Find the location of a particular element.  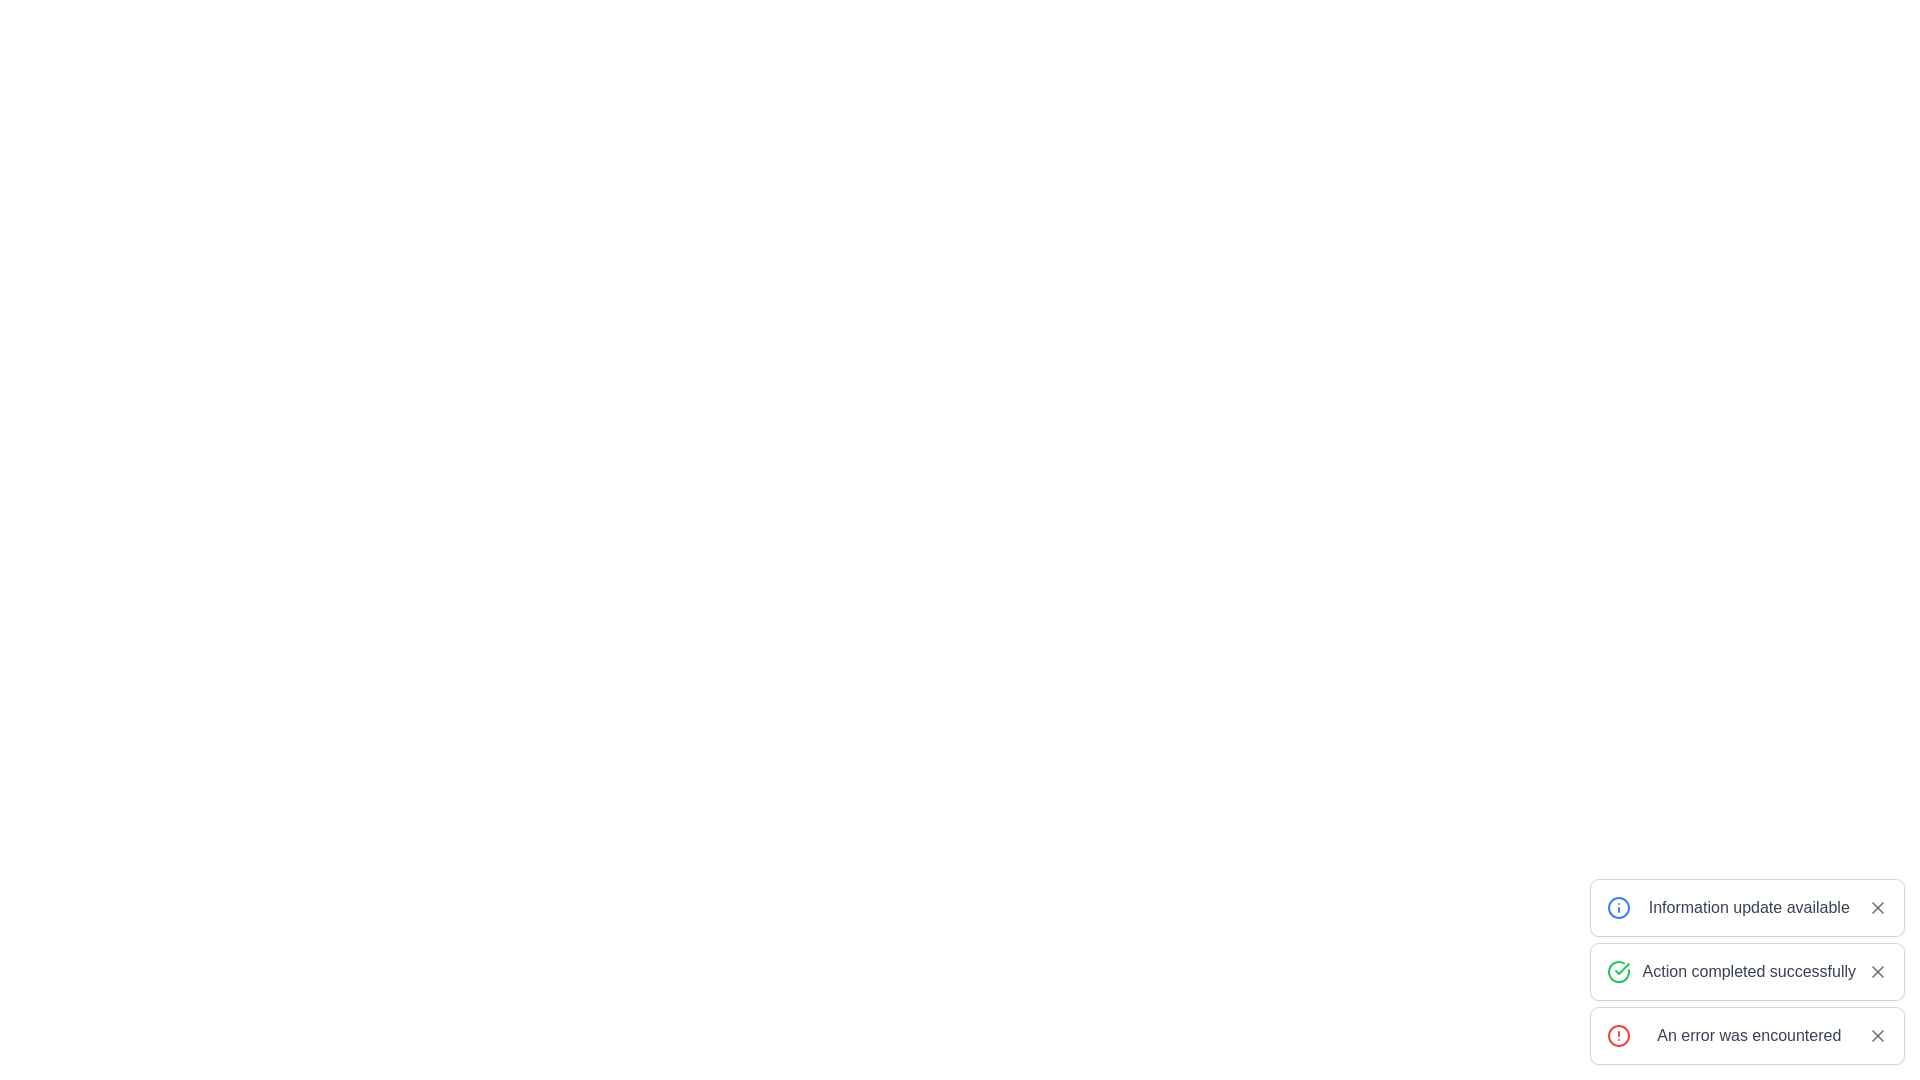

the green circular icon with a checkmark inside, located within the notification box that reads 'Action completed successfully' is located at coordinates (1618, 971).